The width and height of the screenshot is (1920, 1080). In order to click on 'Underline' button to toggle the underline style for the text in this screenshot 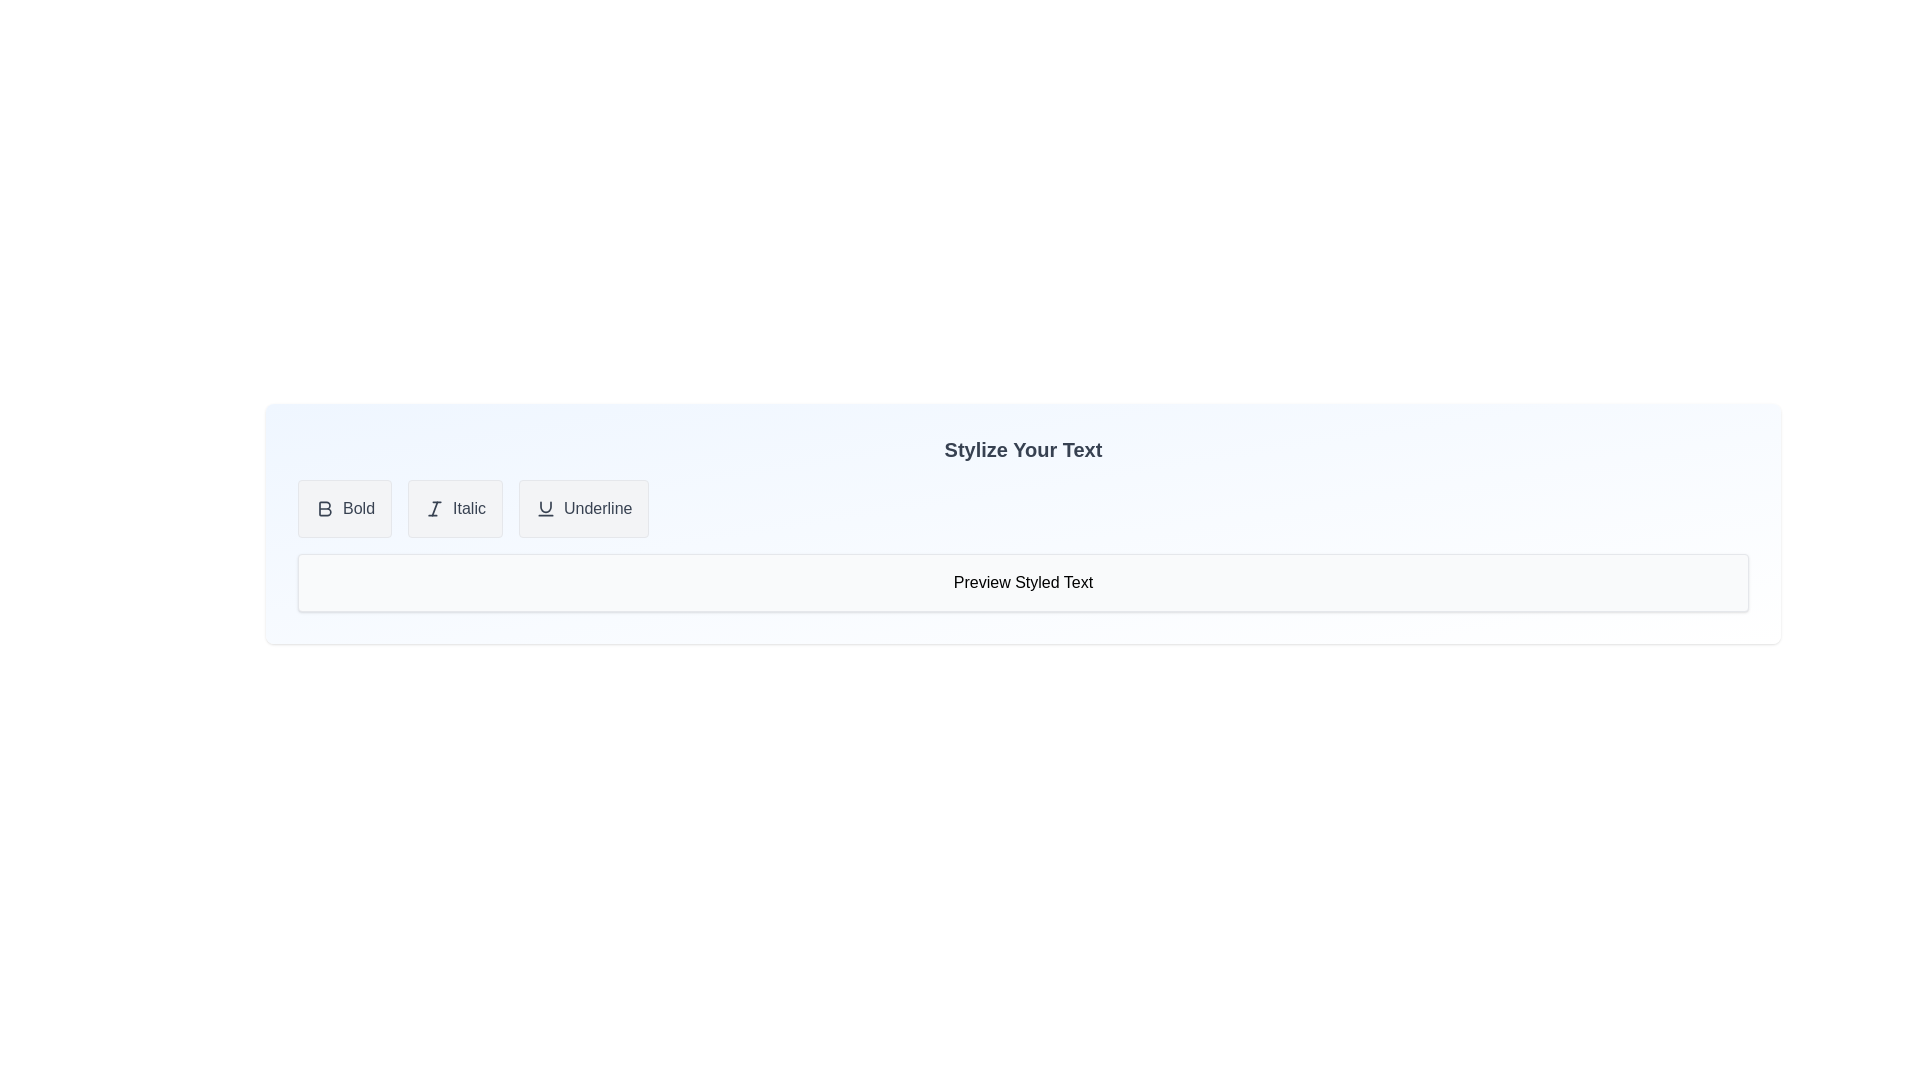, I will do `click(583, 508)`.